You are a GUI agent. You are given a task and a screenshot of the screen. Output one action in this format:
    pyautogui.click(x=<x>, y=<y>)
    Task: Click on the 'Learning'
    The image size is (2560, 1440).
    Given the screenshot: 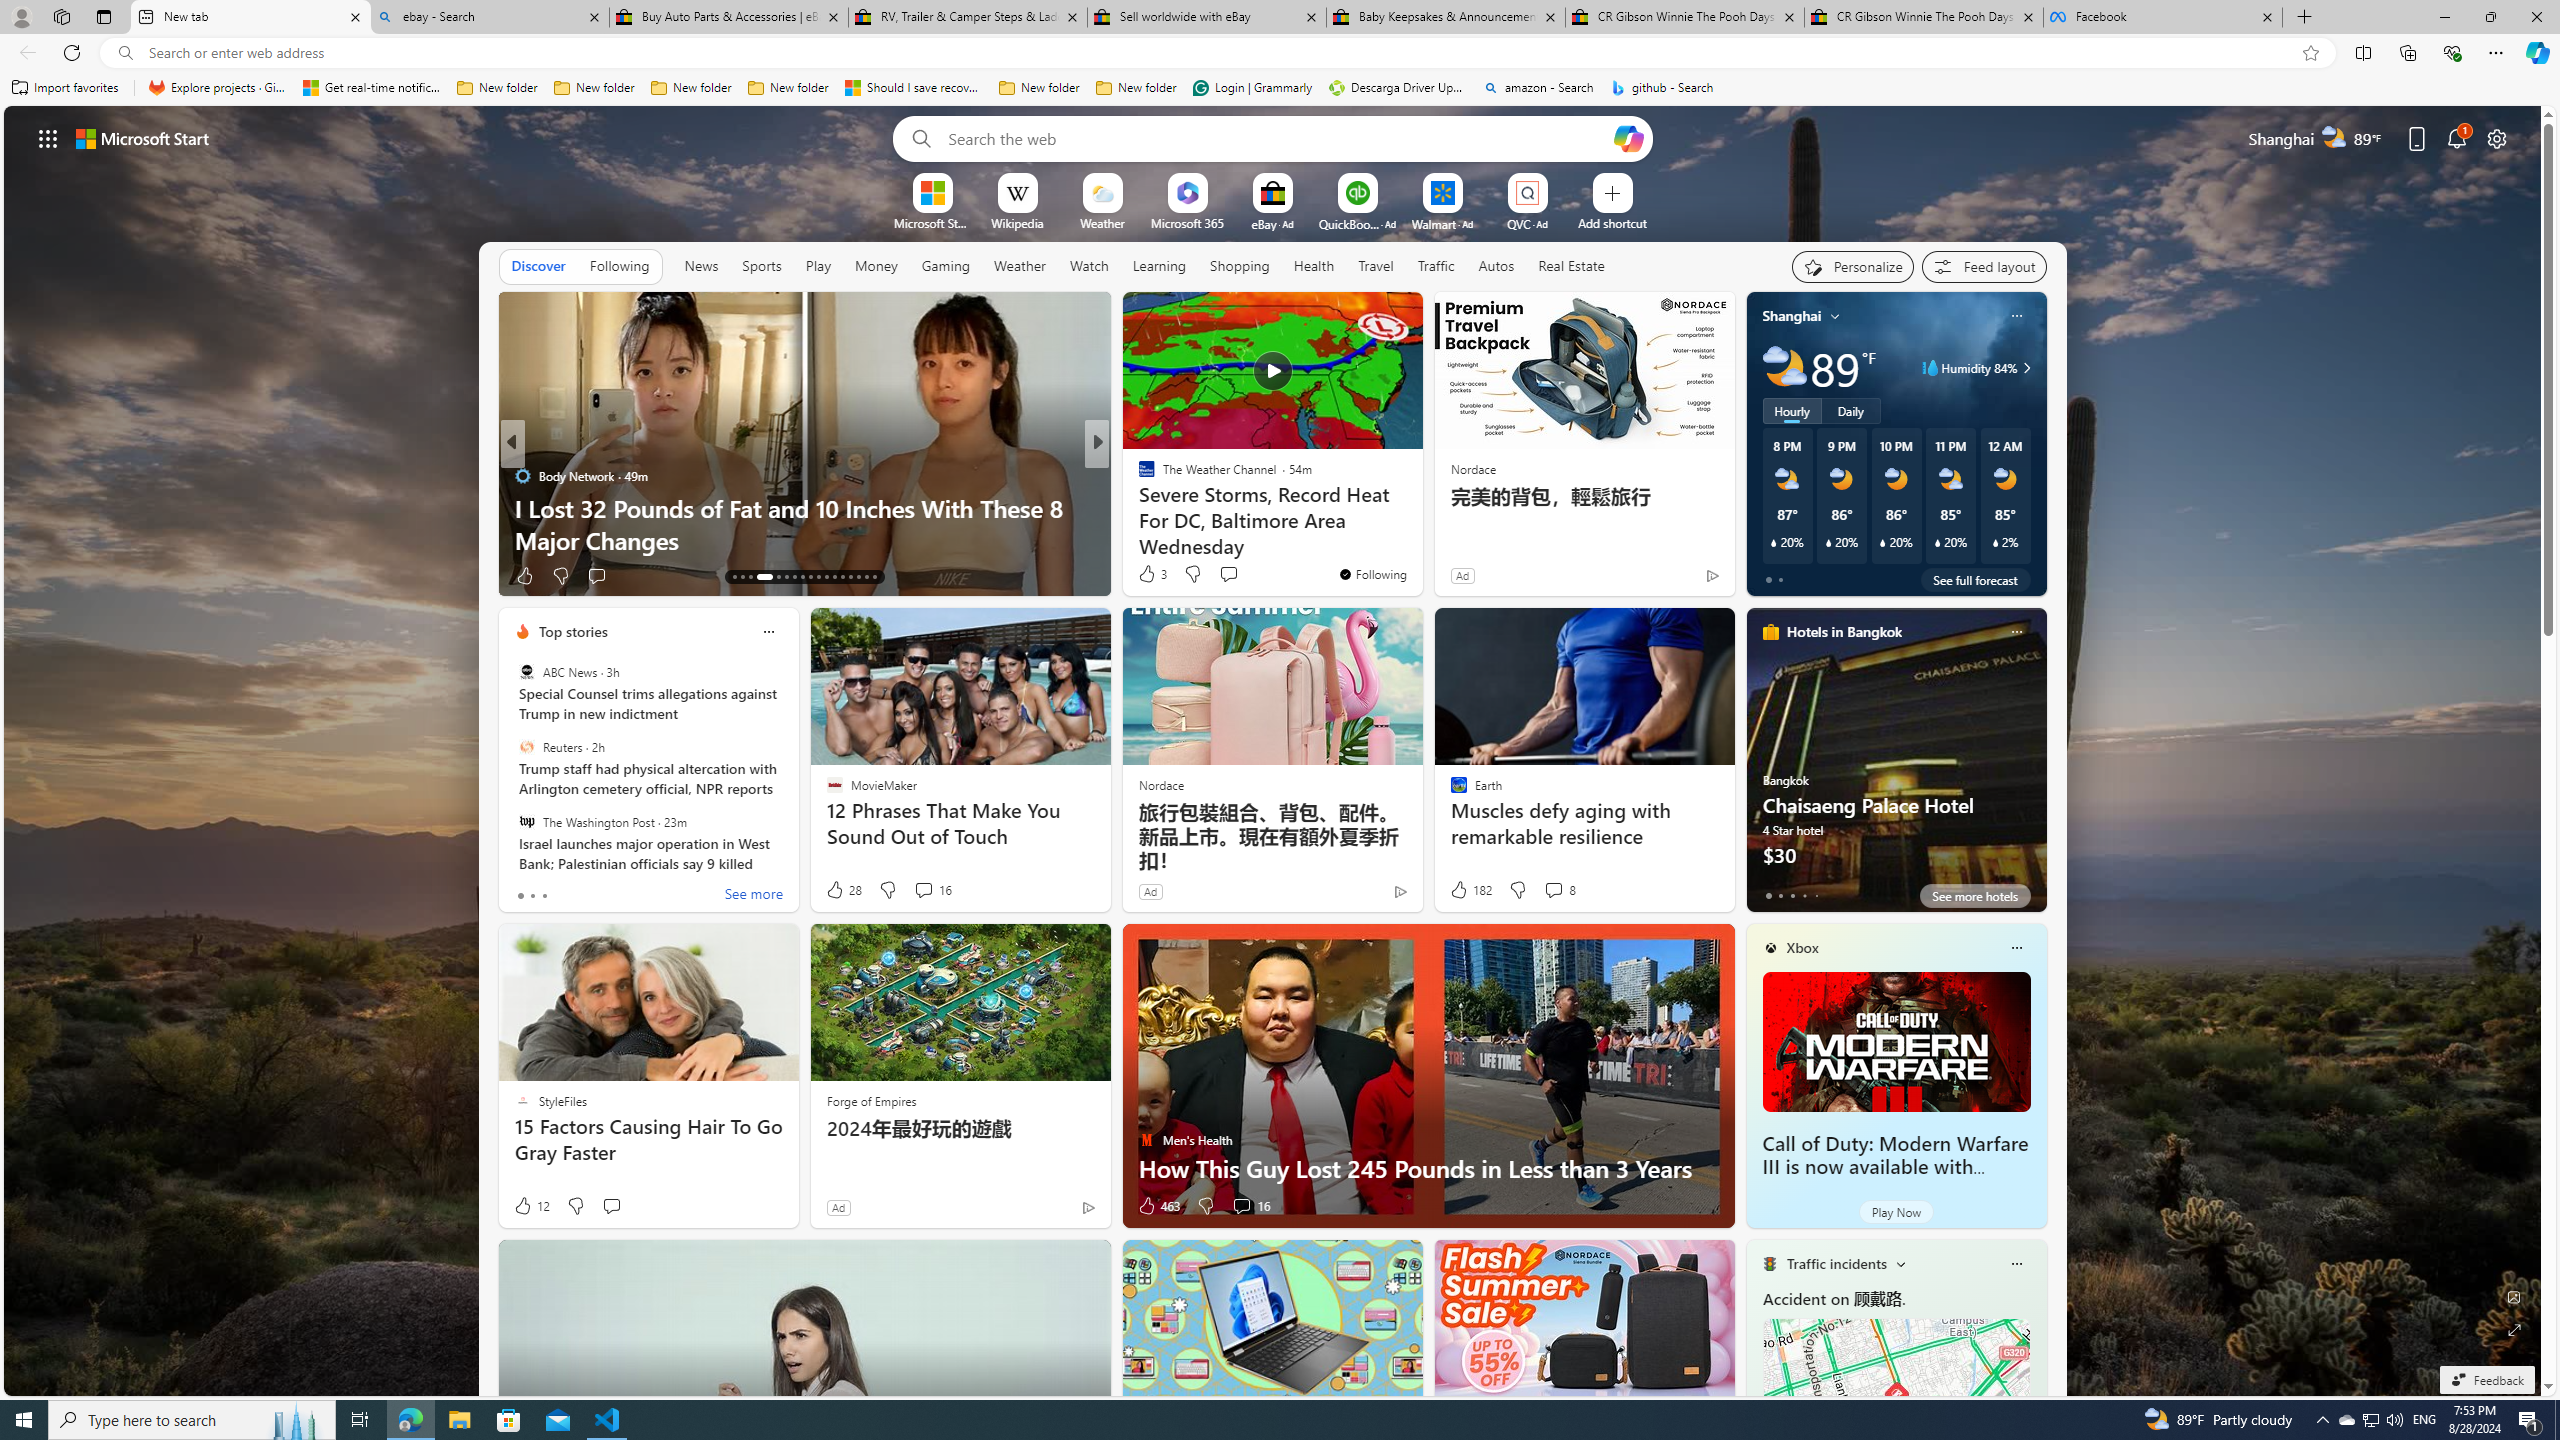 What is the action you would take?
    pyautogui.click(x=1158, y=265)
    